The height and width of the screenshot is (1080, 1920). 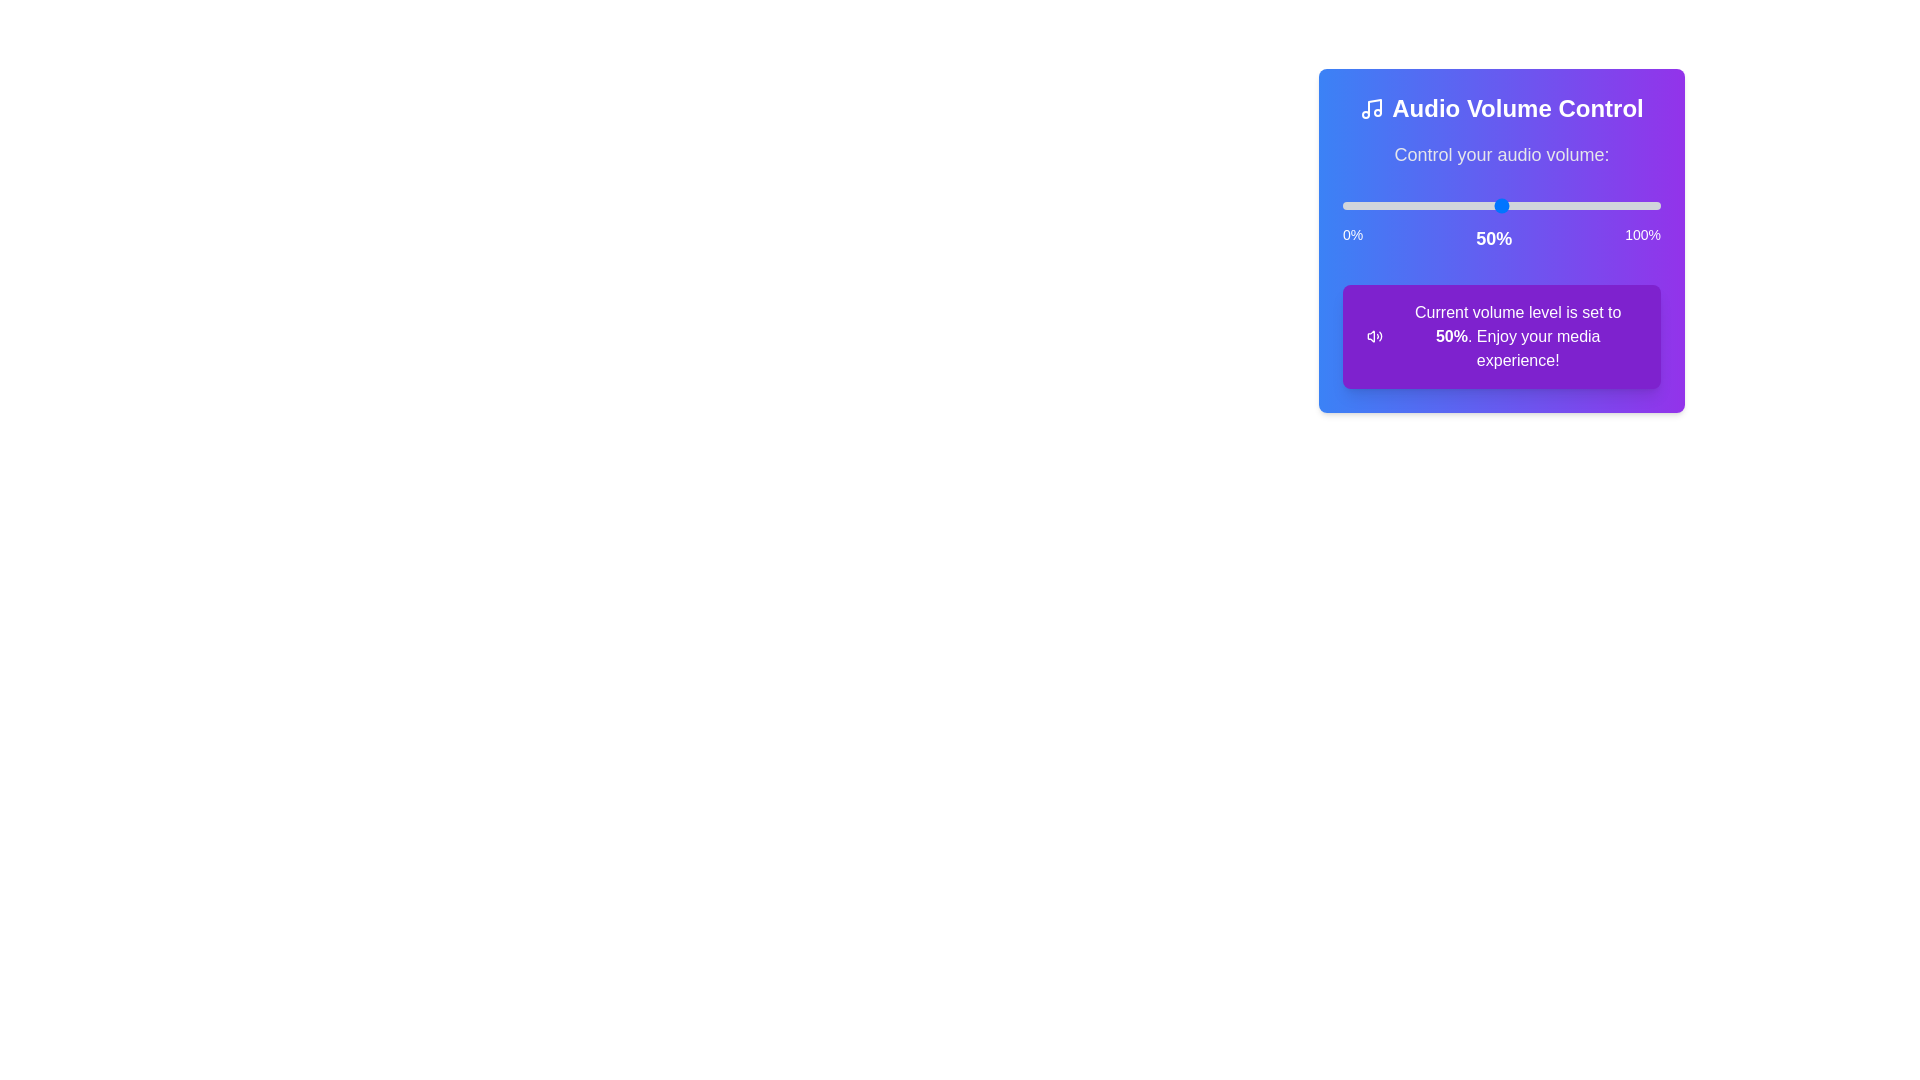 What do you see at coordinates (1645, 205) in the screenshot?
I see `the volume level to 95%` at bounding box center [1645, 205].